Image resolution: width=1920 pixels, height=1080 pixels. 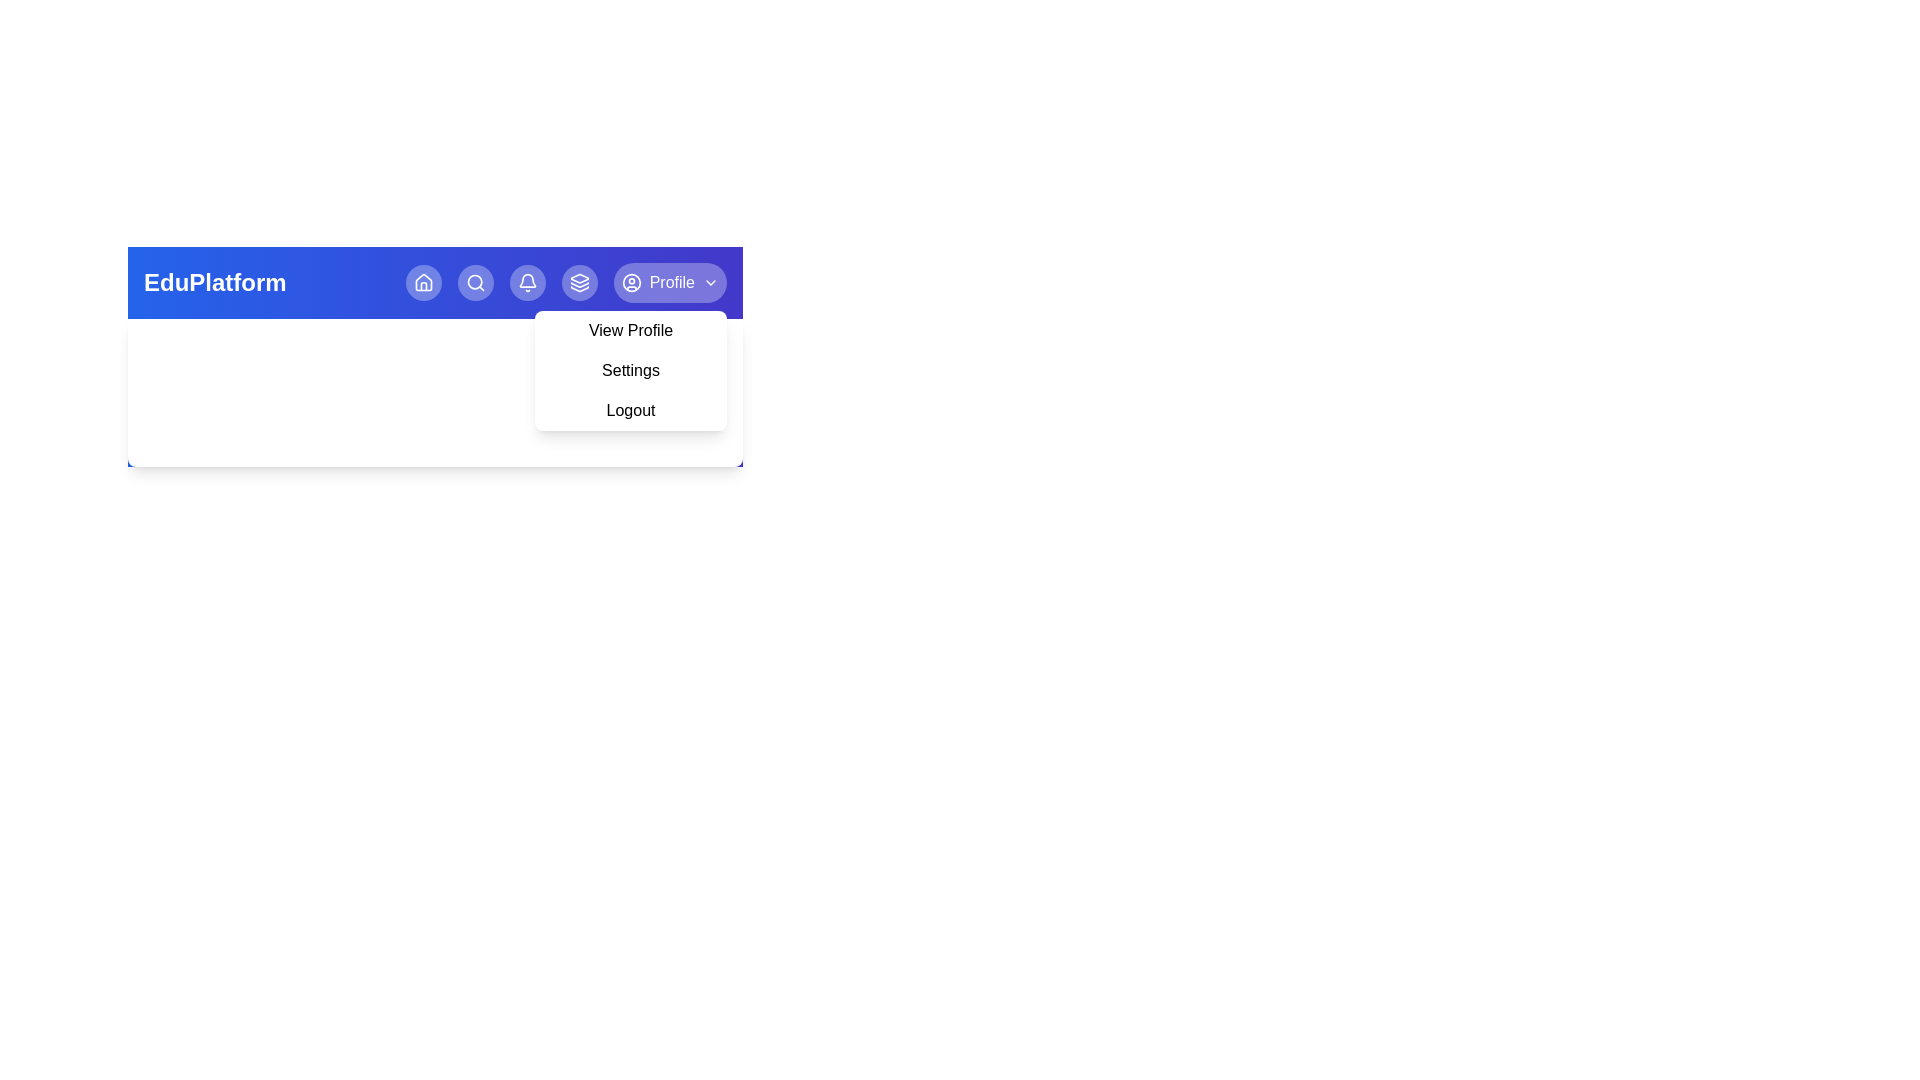 What do you see at coordinates (629, 410) in the screenshot?
I see `the Logout from the profile menu` at bounding box center [629, 410].